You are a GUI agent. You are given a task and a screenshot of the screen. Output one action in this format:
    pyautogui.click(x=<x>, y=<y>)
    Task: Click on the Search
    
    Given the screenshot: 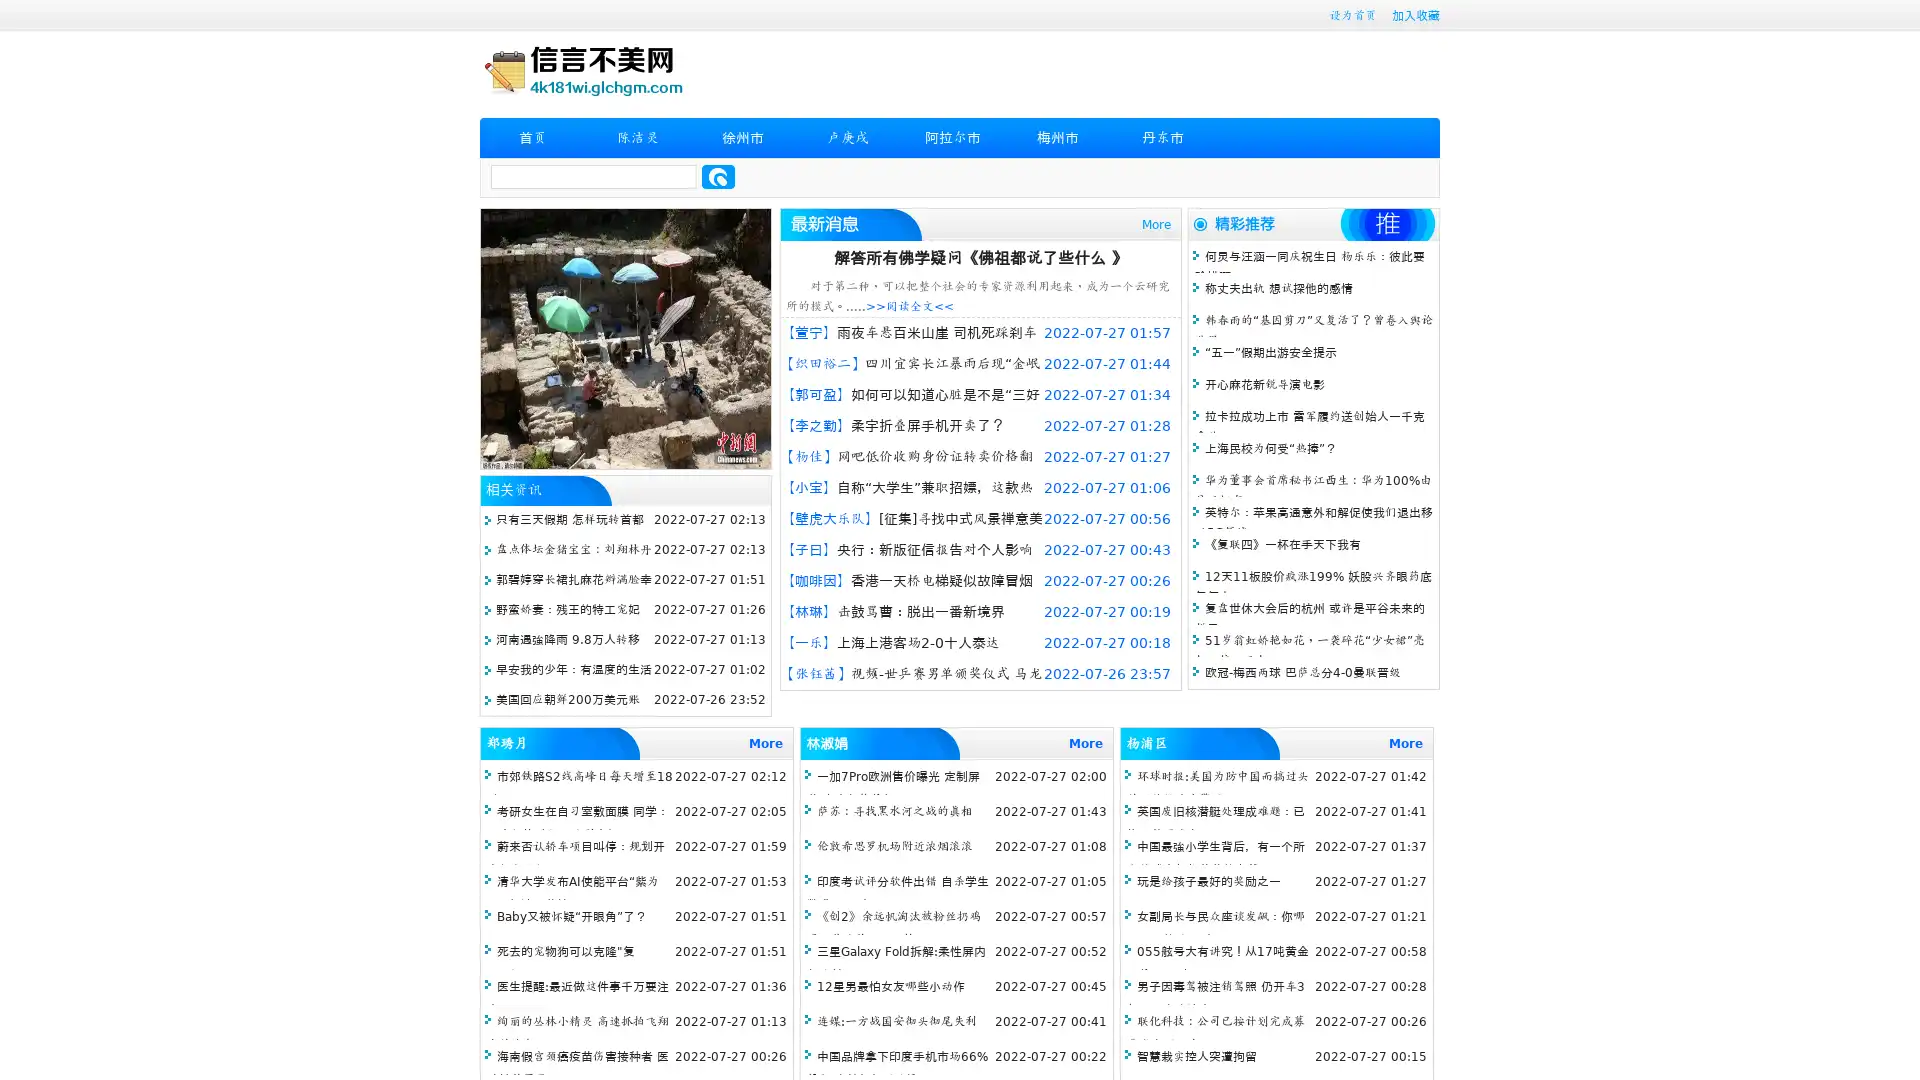 What is the action you would take?
    pyautogui.click(x=718, y=176)
    